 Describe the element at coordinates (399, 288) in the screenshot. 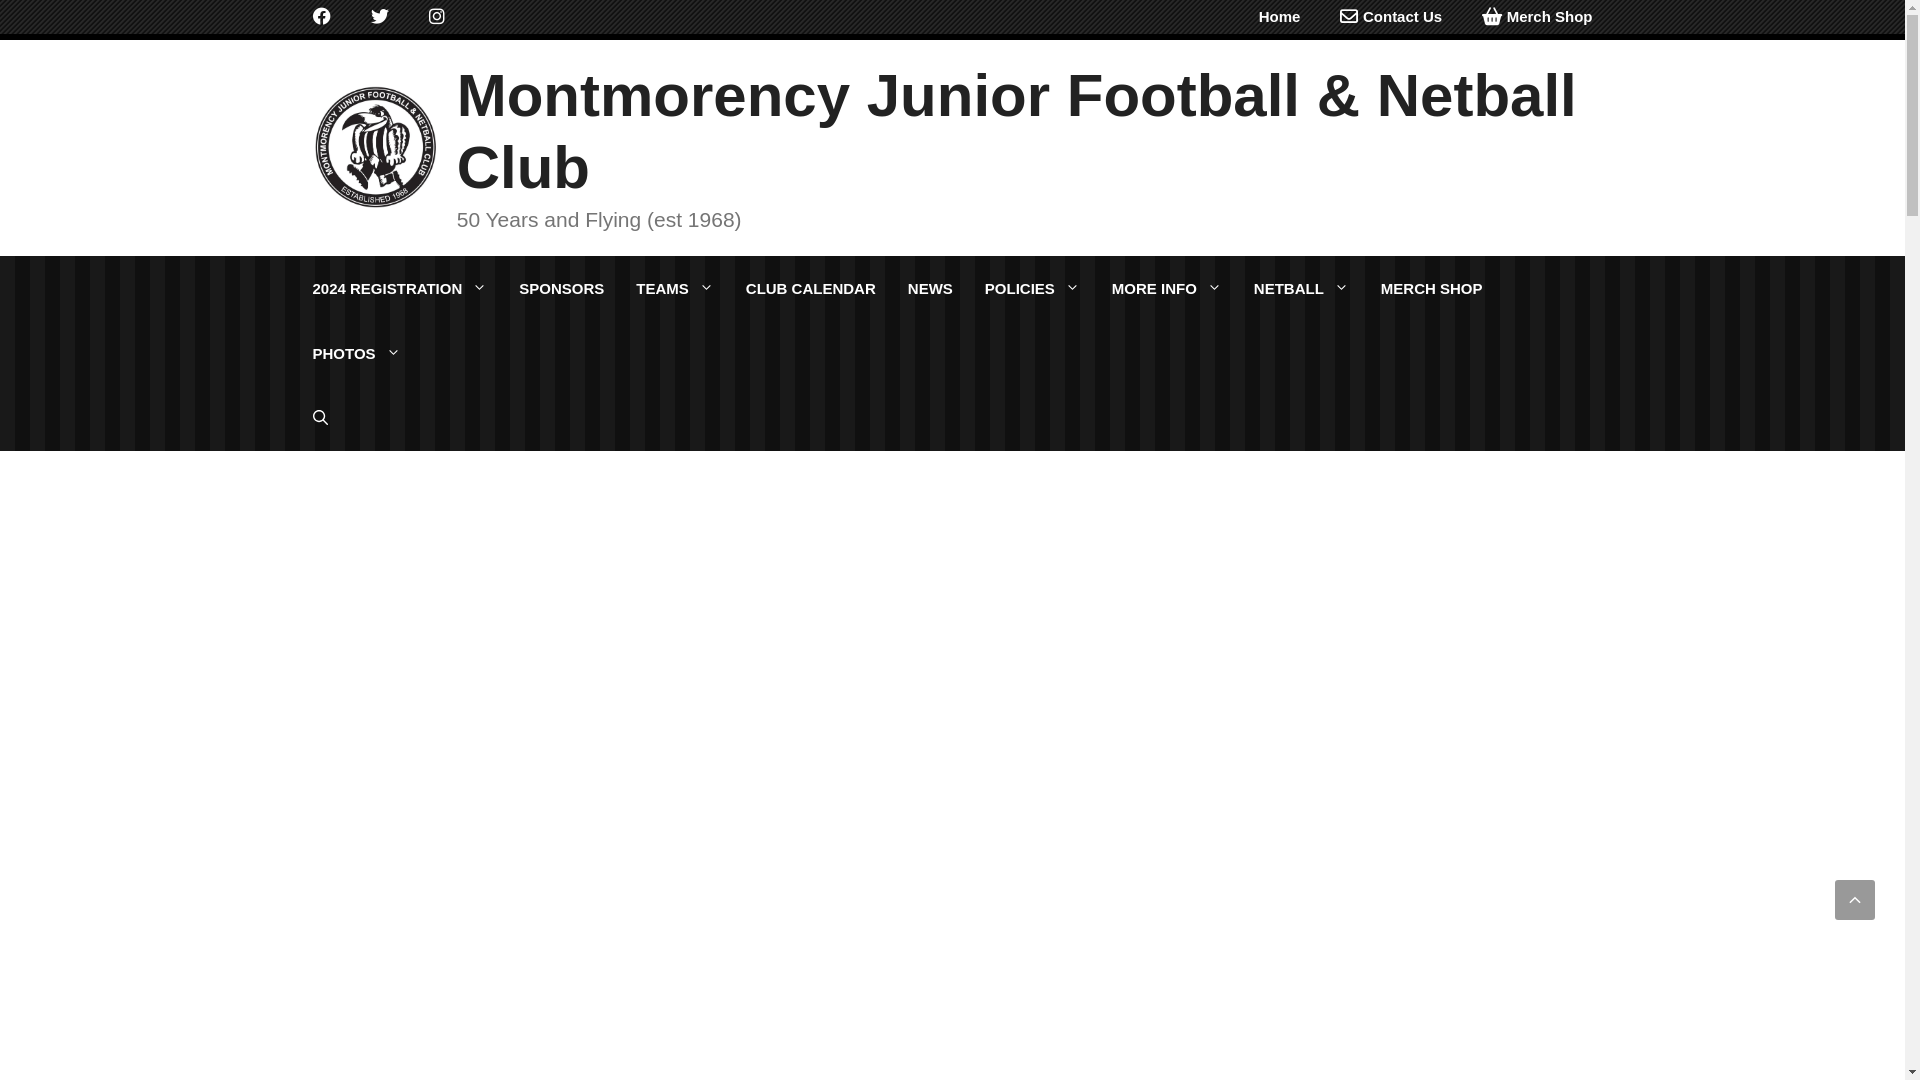

I see `'2024 REGISTRATION'` at that location.